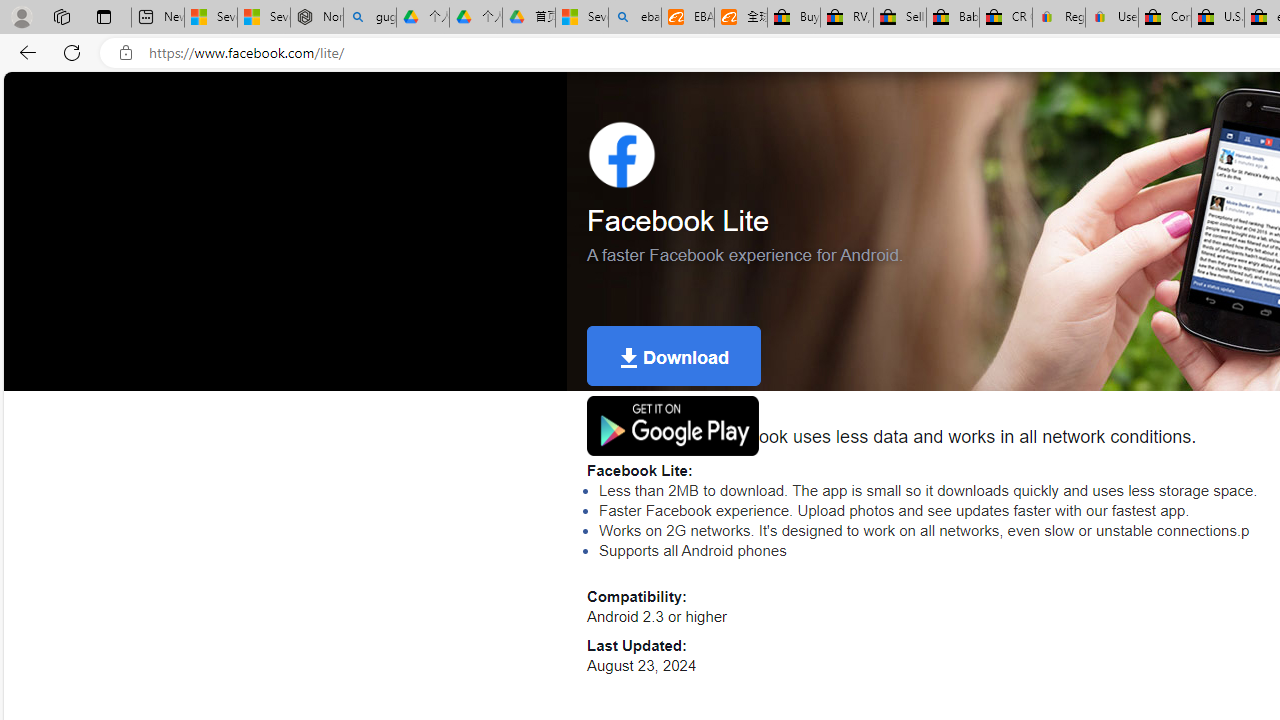 Image resolution: width=1280 pixels, height=720 pixels. Describe the element at coordinates (633, 17) in the screenshot. I see `'ebay - Search'` at that location.